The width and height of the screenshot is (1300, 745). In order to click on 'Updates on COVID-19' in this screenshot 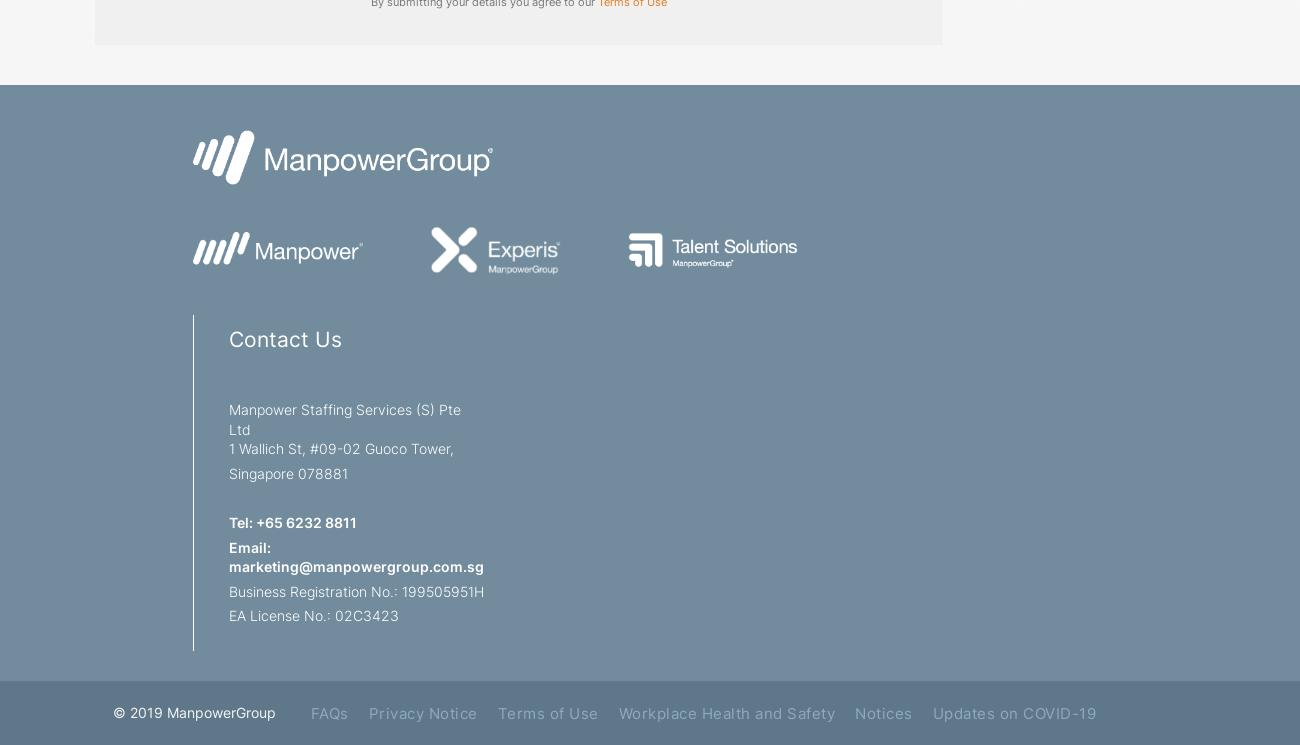, I will do `click(931, 711)`.